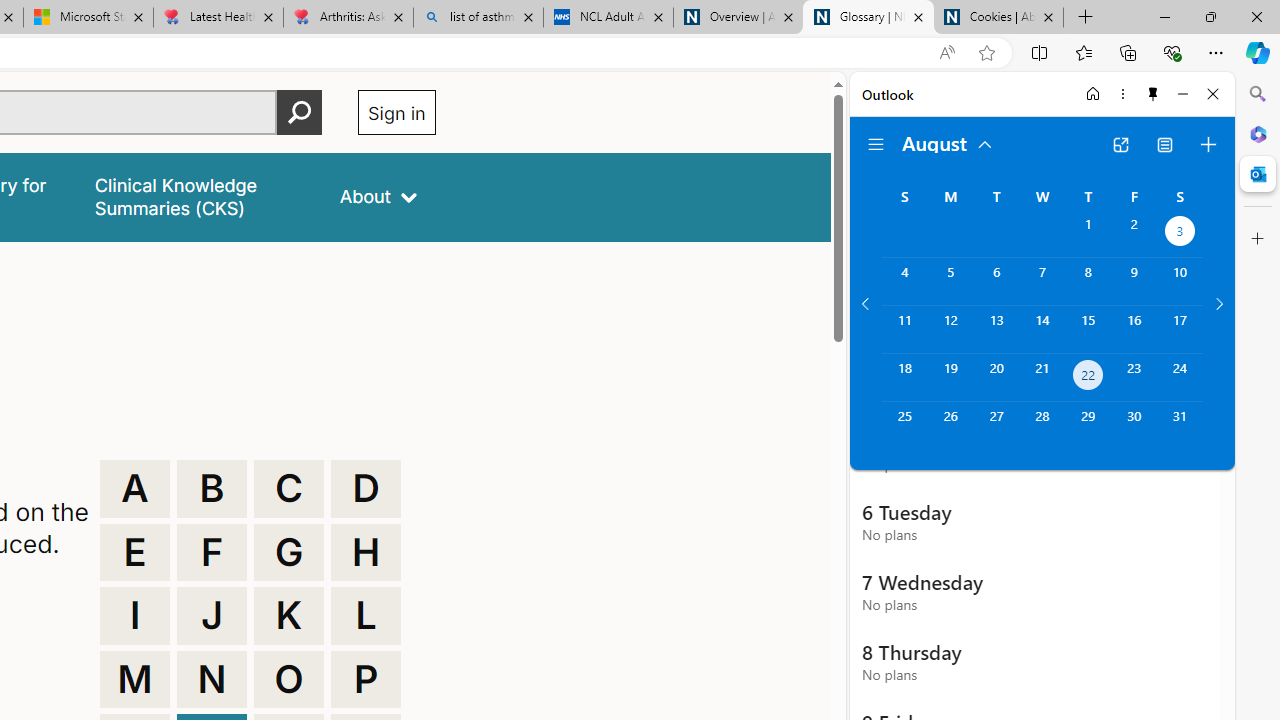 The width and height of the screenshot is (1280, 720). What do you see at coordinates (1087, 232) in the screenshot?
I see `'Thursday, August 1, 2024. '` at bounding box center [1087, 232].